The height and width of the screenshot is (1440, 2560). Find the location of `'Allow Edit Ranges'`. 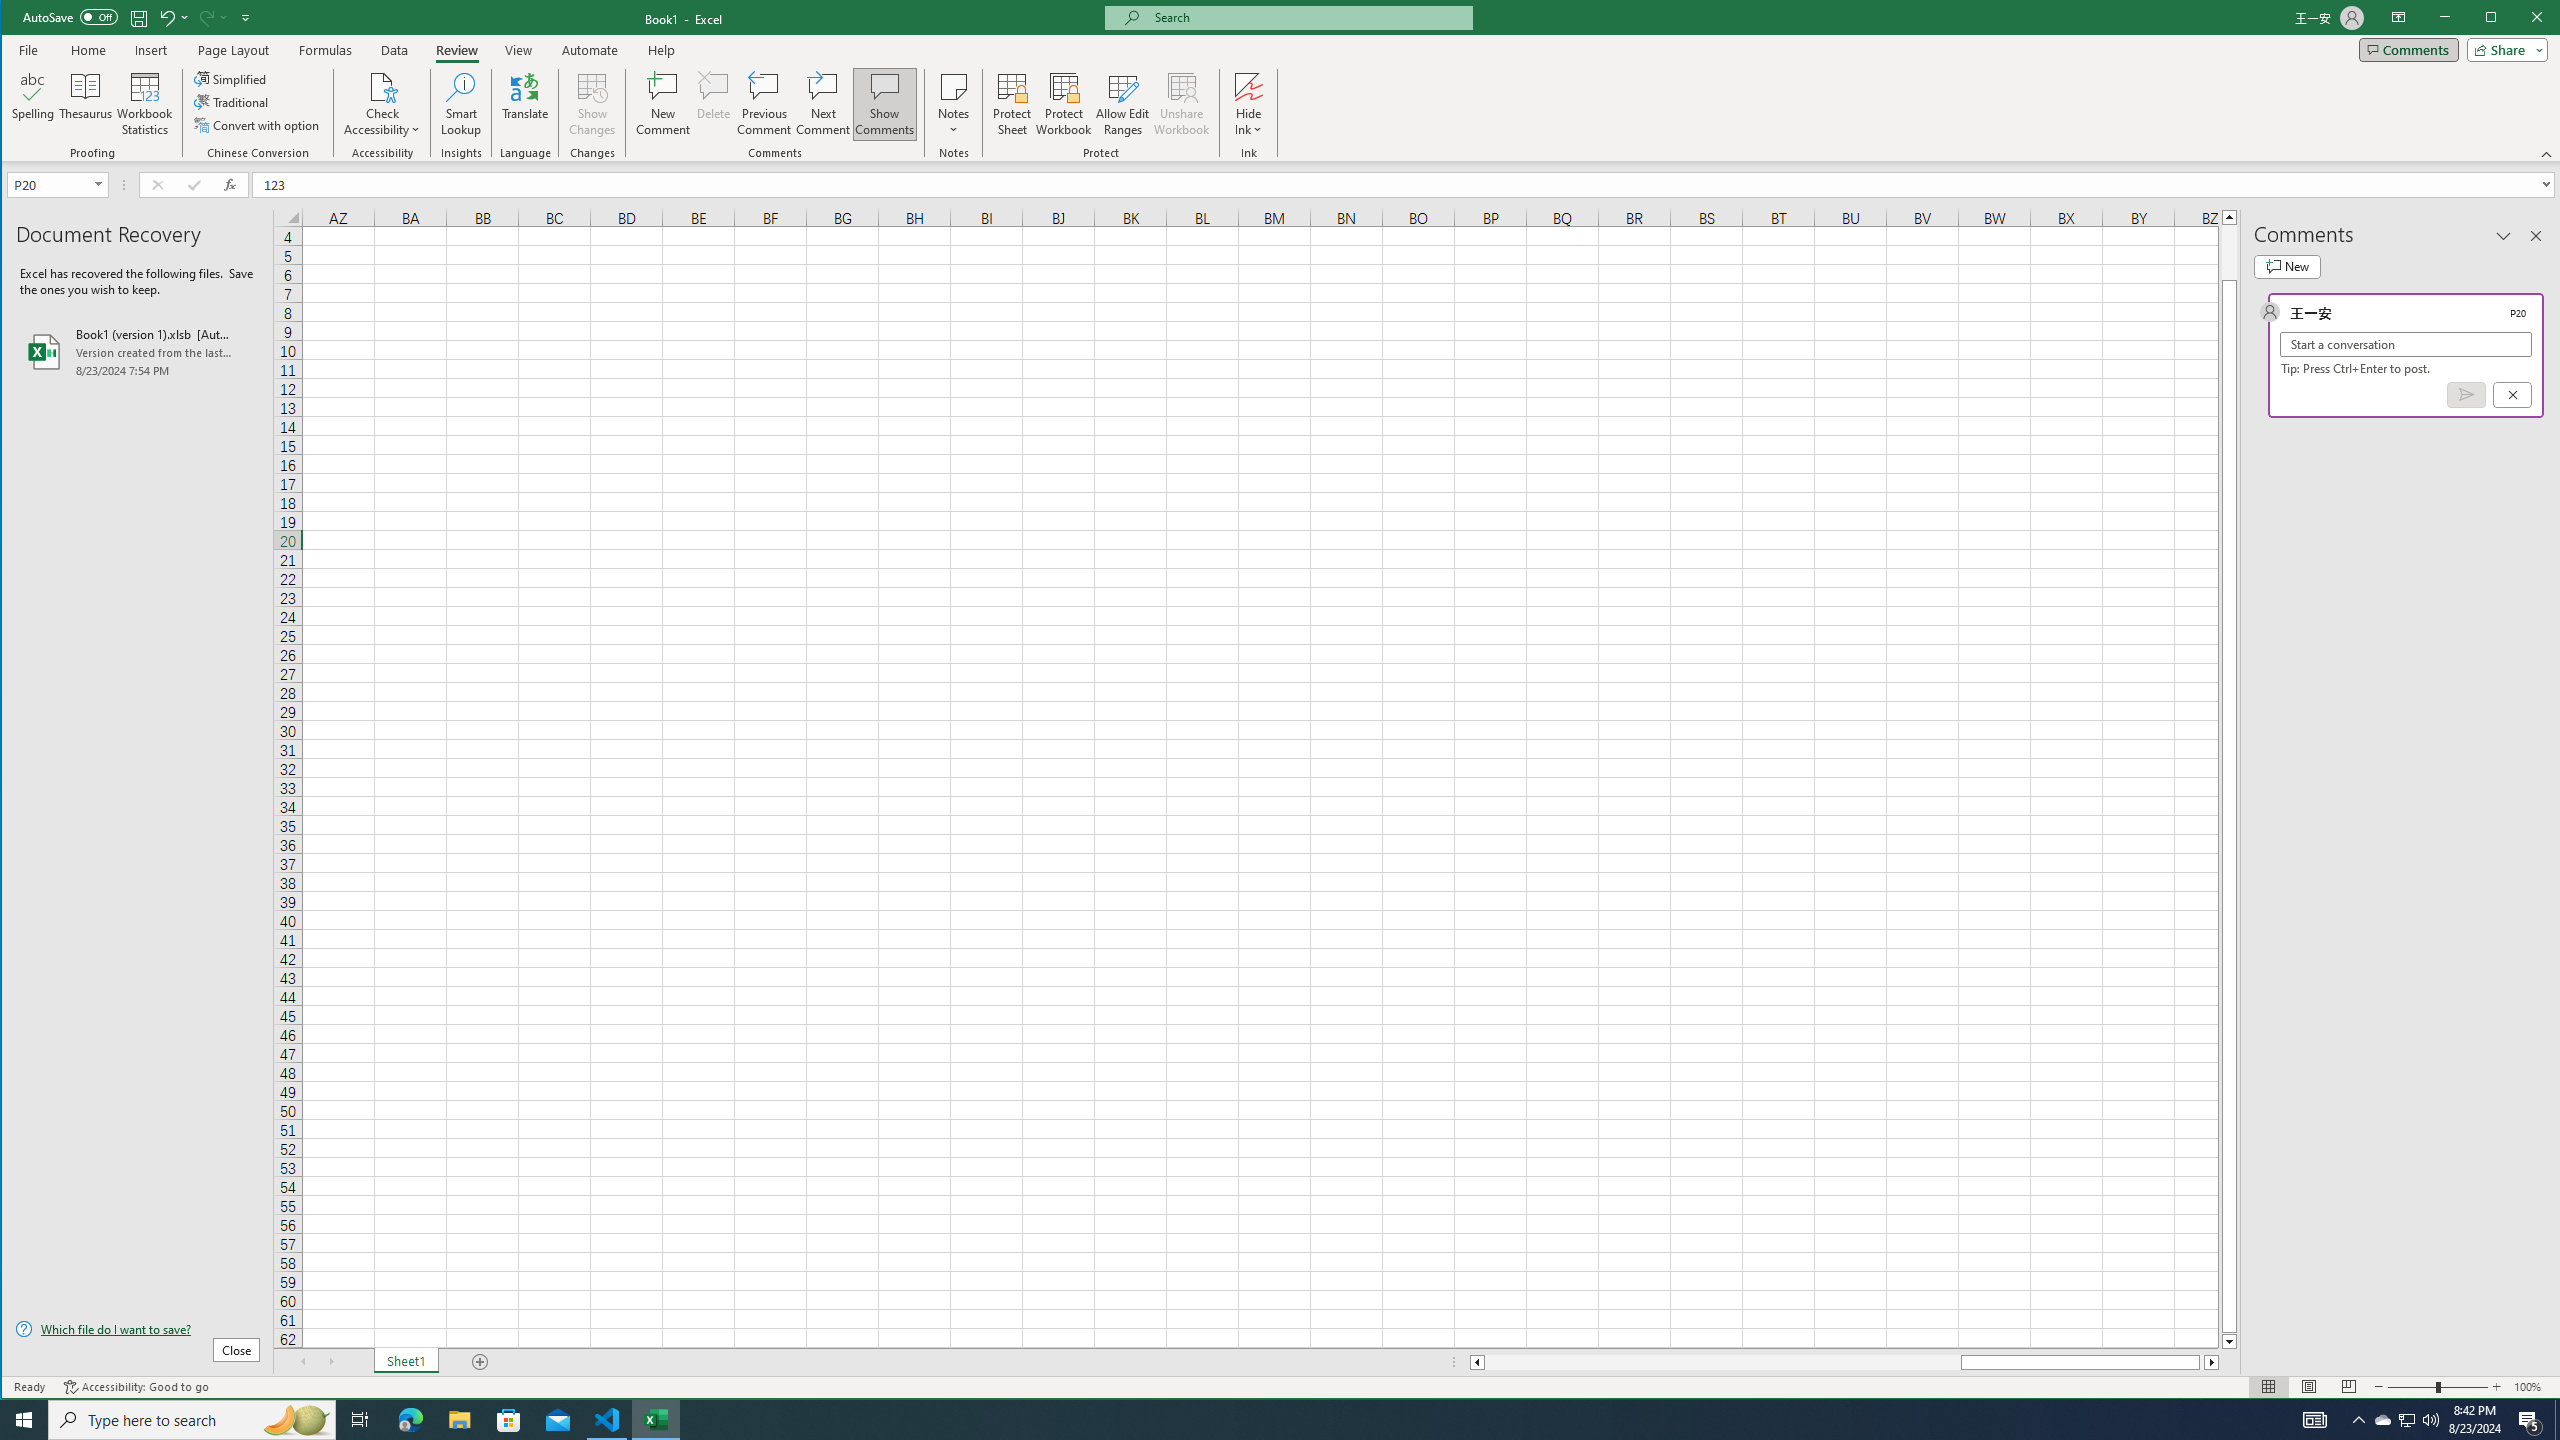

'Allow Edit Ranges' is located at coordinates (1121, 103).